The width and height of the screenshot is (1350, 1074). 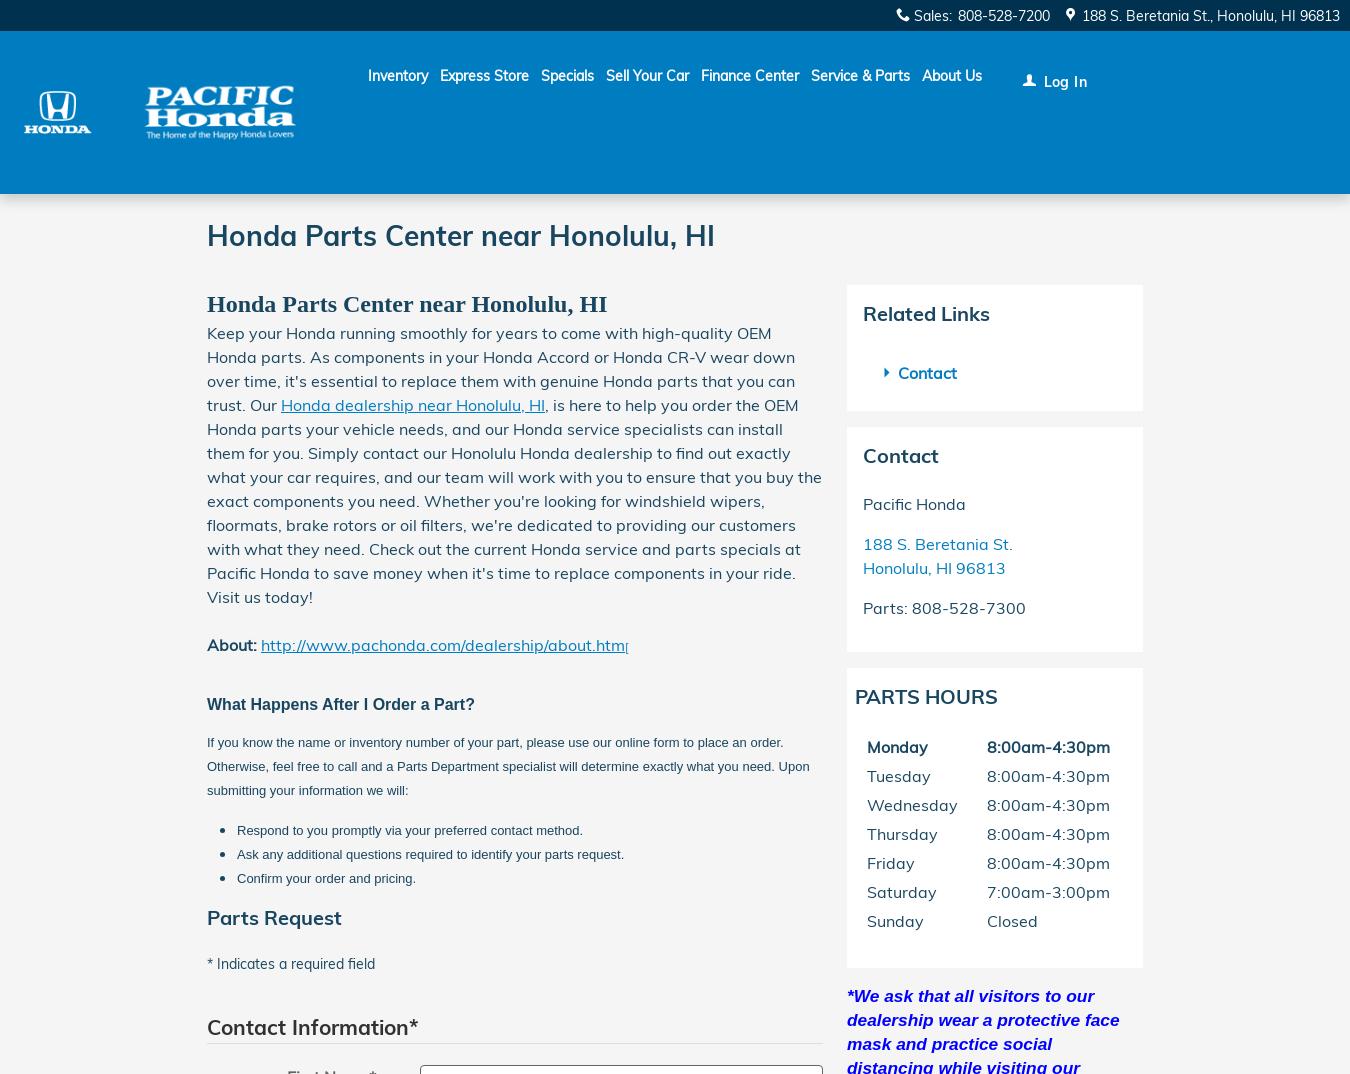 What do you see at coordinates (397, 76) in the screenshot?
I see `'Inventory'` at bounding box center [397, 76].